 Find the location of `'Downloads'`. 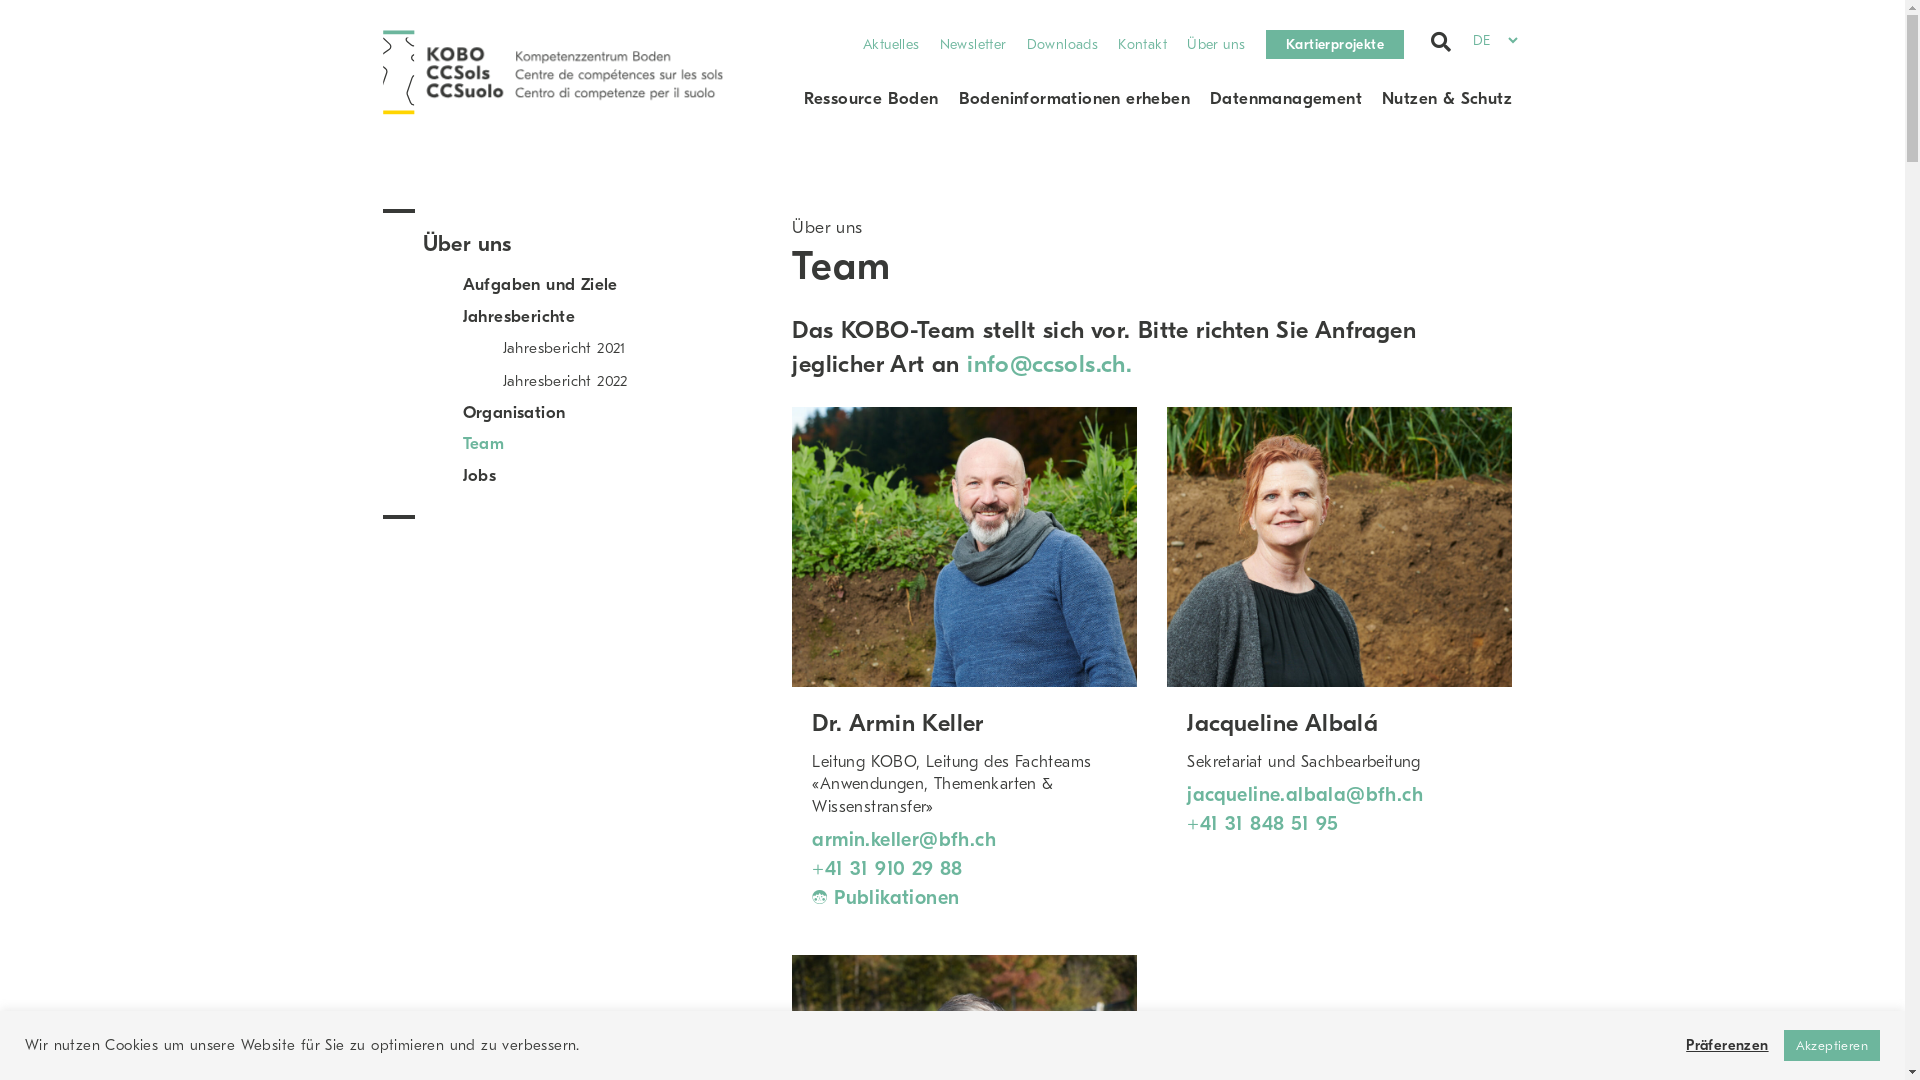

'Downloads' is located at coordinates (1027, 43).